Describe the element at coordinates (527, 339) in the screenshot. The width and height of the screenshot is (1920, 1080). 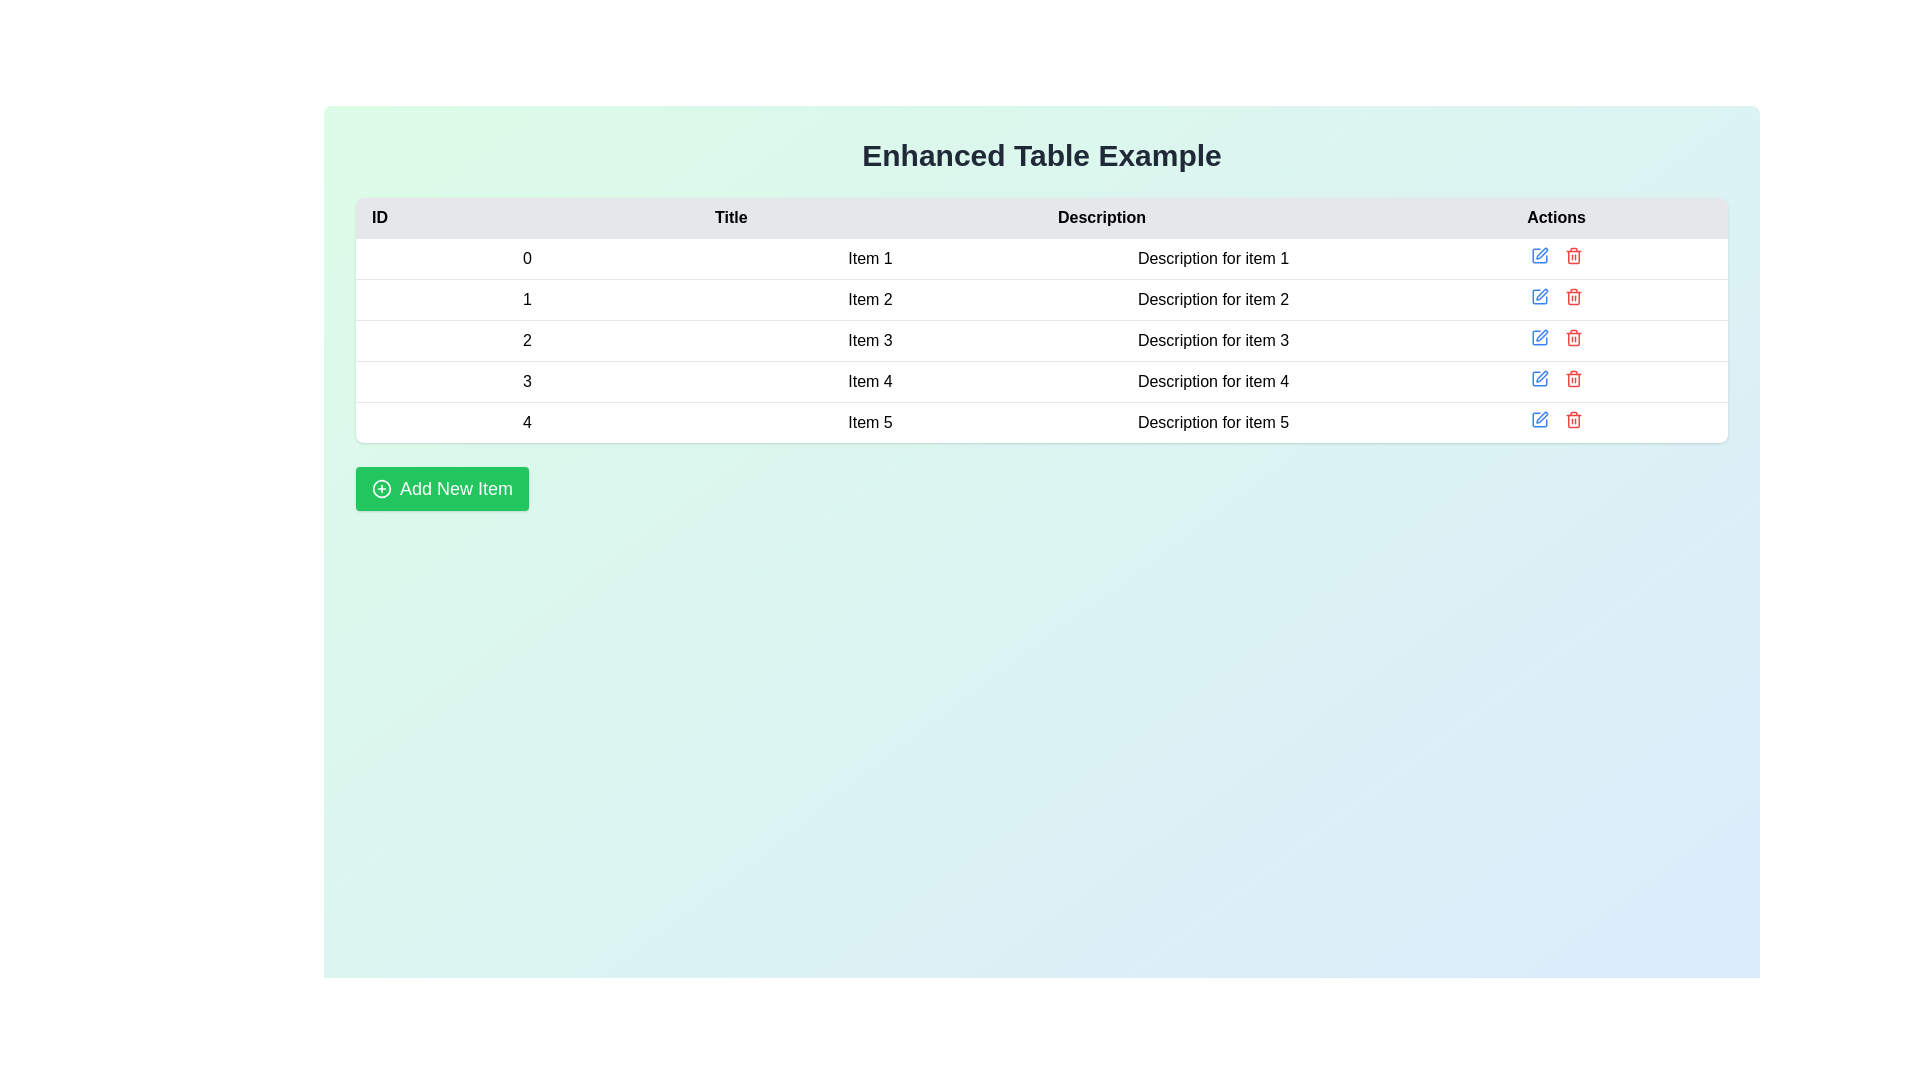
I see `value displayed in the ID column of the third row in the table, which serves as a reference point for the respective row` at that location.